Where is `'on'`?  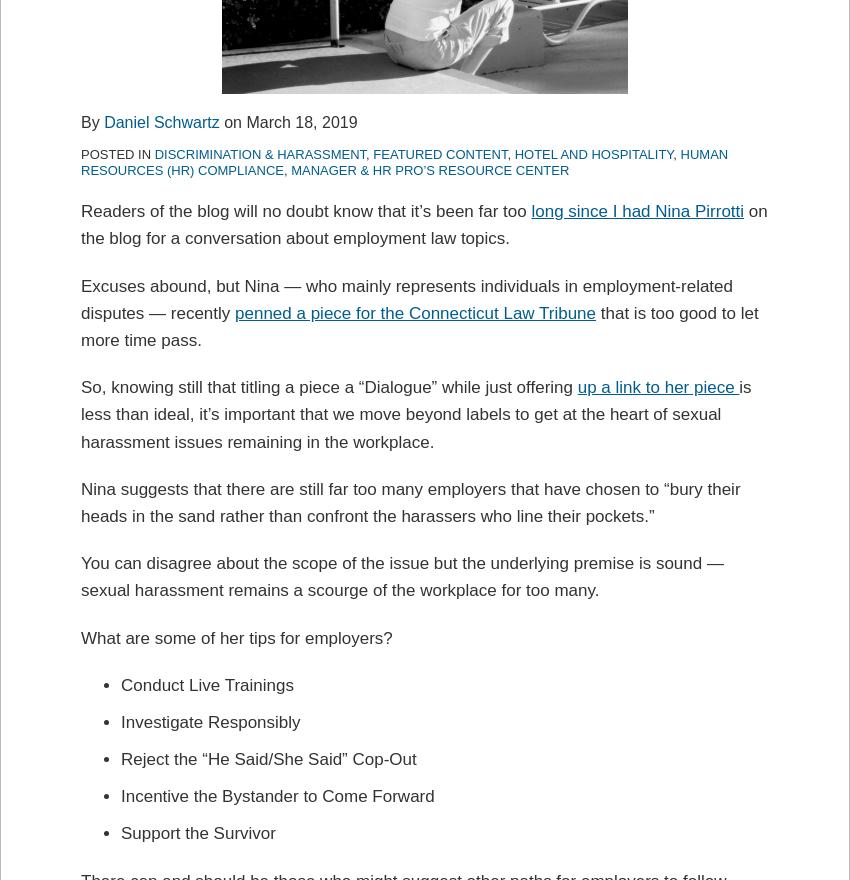 'on' is located at coordinates (232, 121).